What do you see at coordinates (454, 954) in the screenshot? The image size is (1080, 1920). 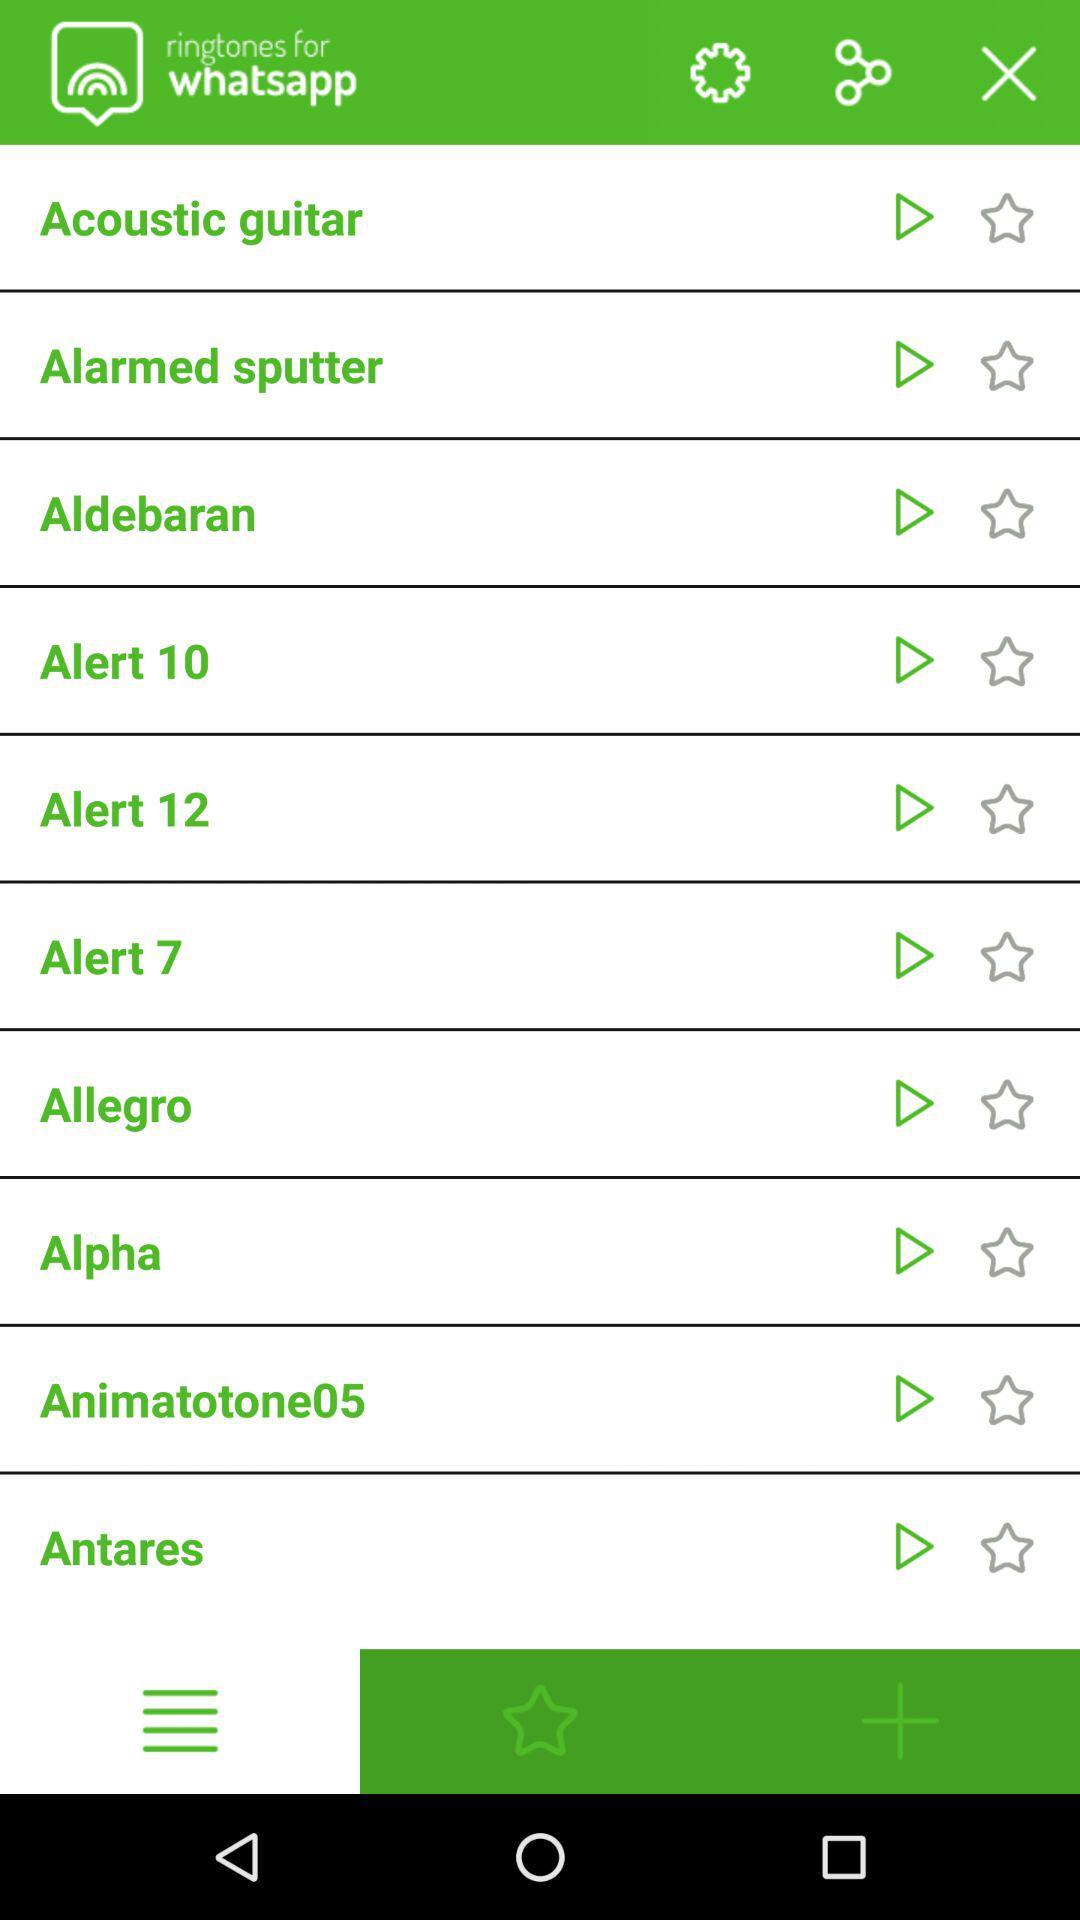 I see `the alert 7 item` at bounding box center [454, 954].